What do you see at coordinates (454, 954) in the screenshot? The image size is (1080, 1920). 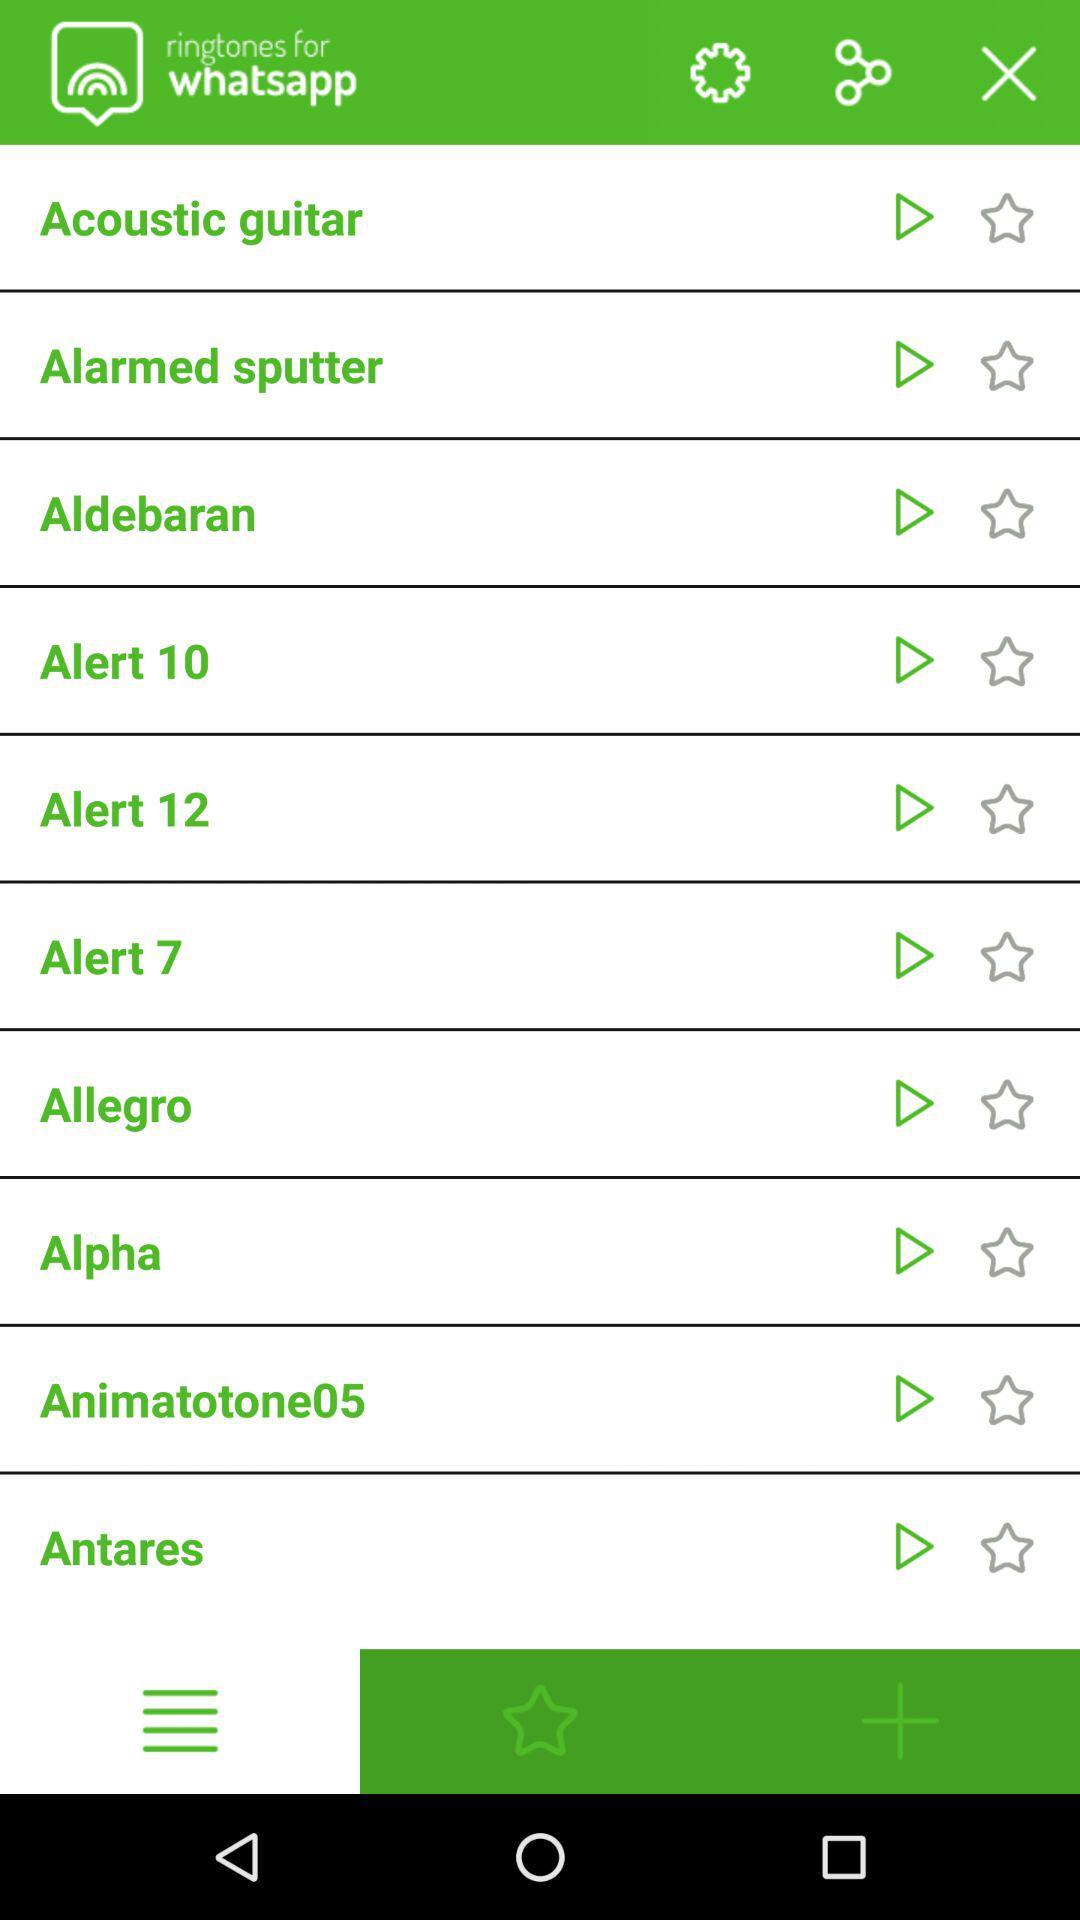 I see `the alert 7 item` at bounding box center [454, 954].